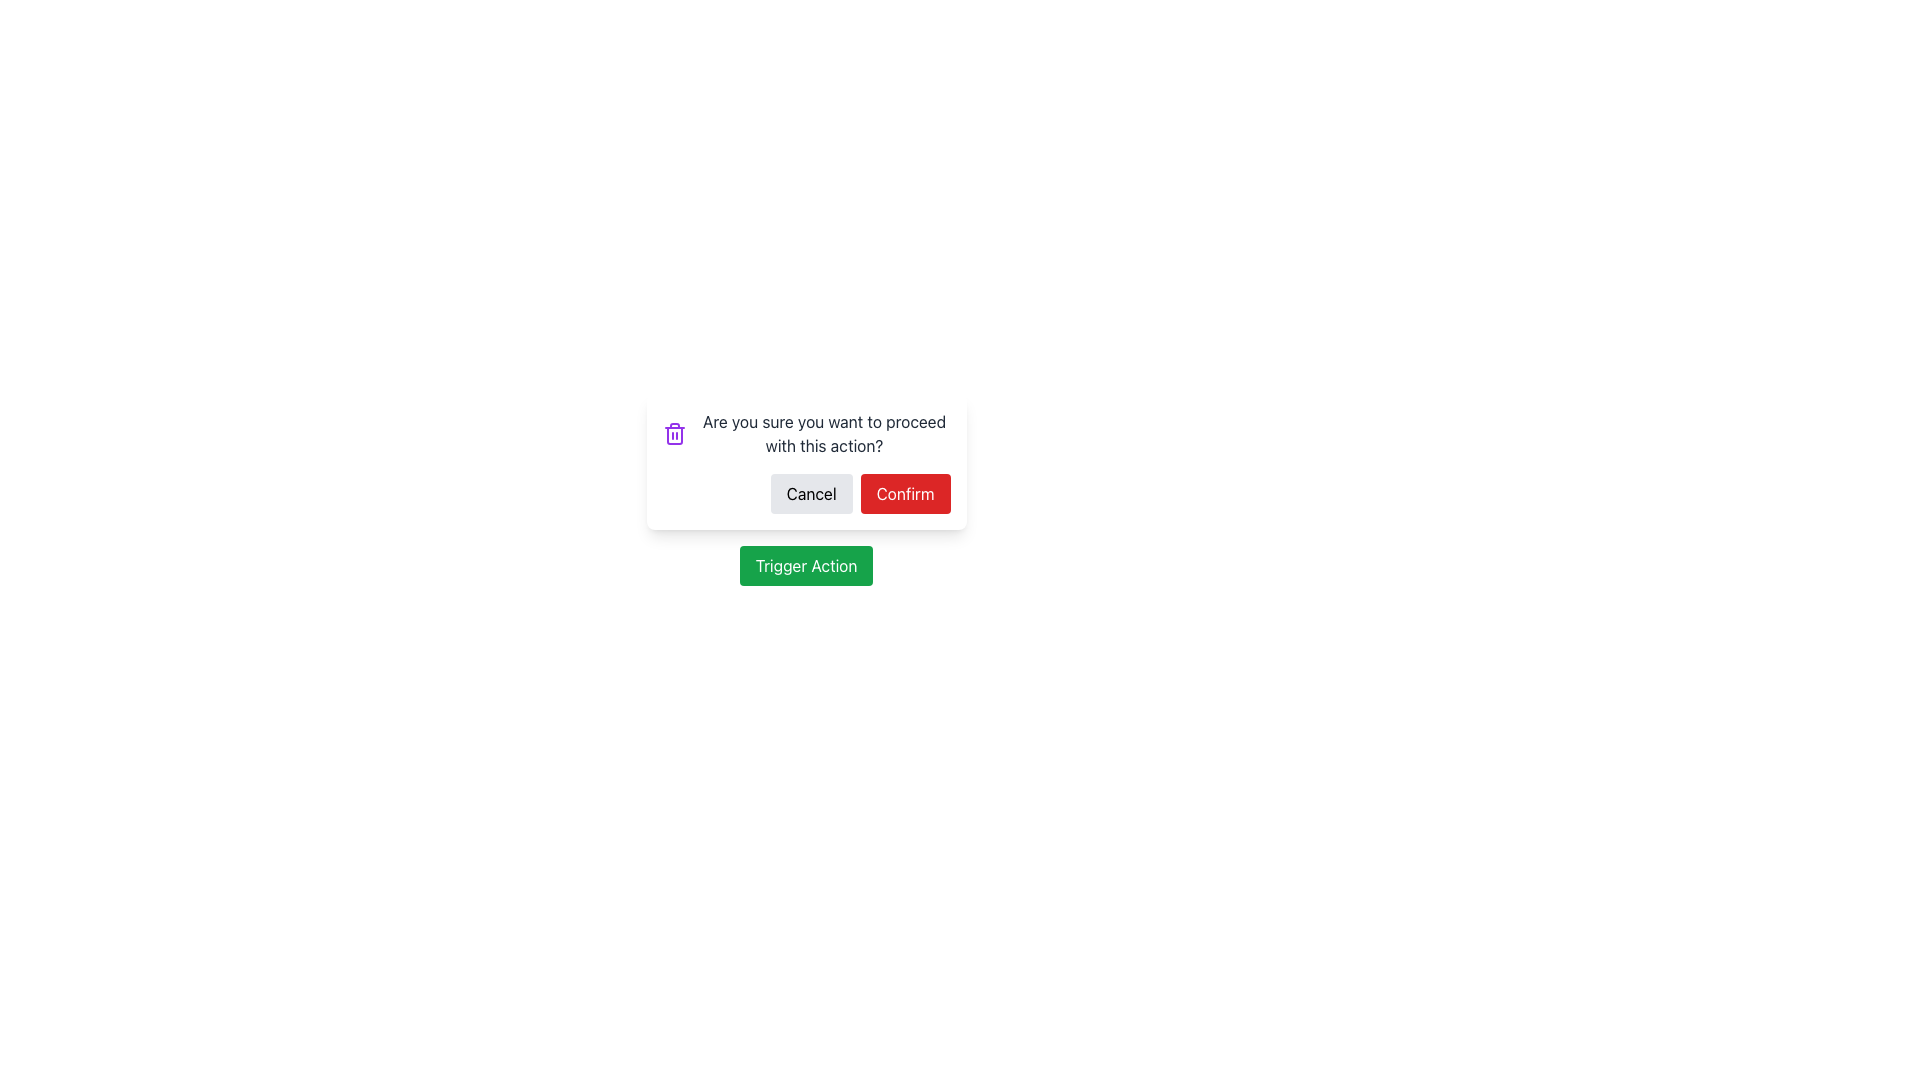  What do you see at coordinates (806, 493) in the screenshot?
I see `the cancel button located in the modal dialog box, positioned to the left of the 'Confirm' button` at bounding box center [806, 493].